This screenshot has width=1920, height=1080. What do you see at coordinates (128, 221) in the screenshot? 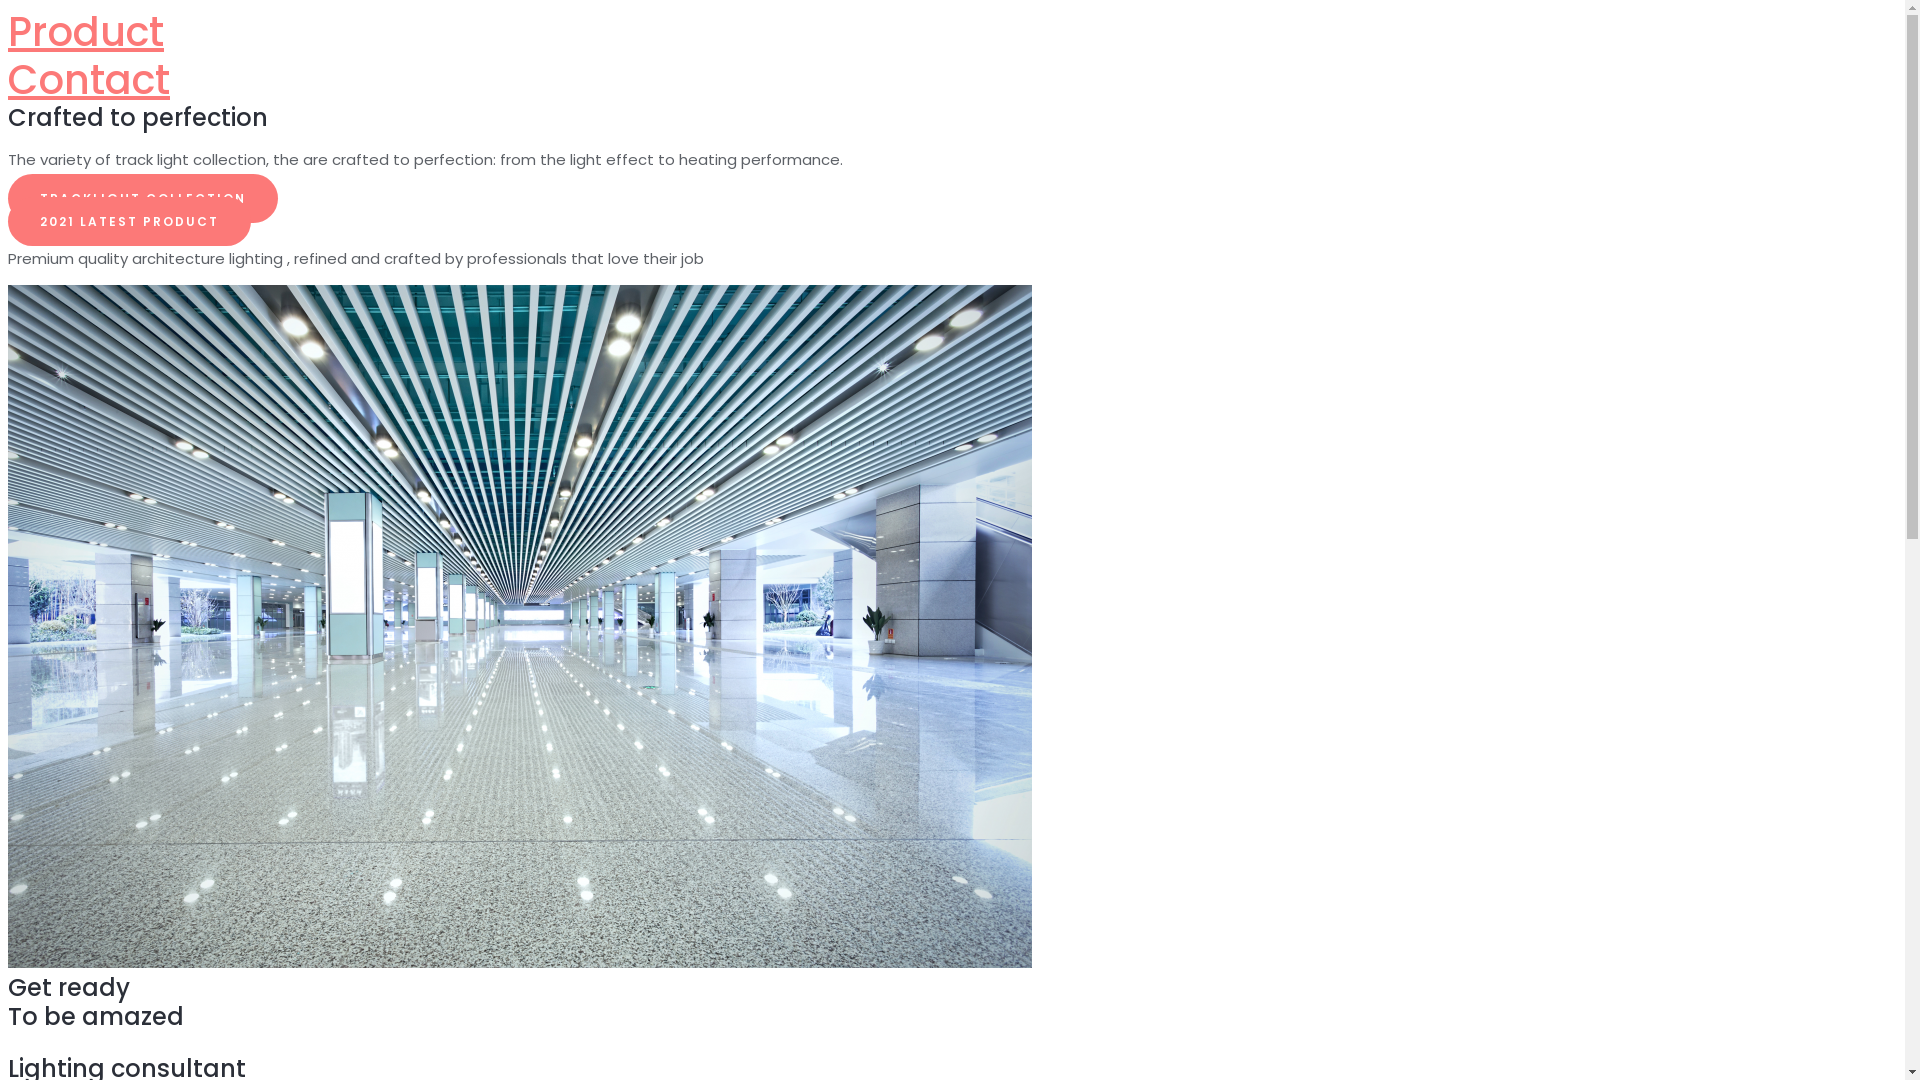
I see `'2021 LATEST PRODUCT'` at bounding box center [128, 221].